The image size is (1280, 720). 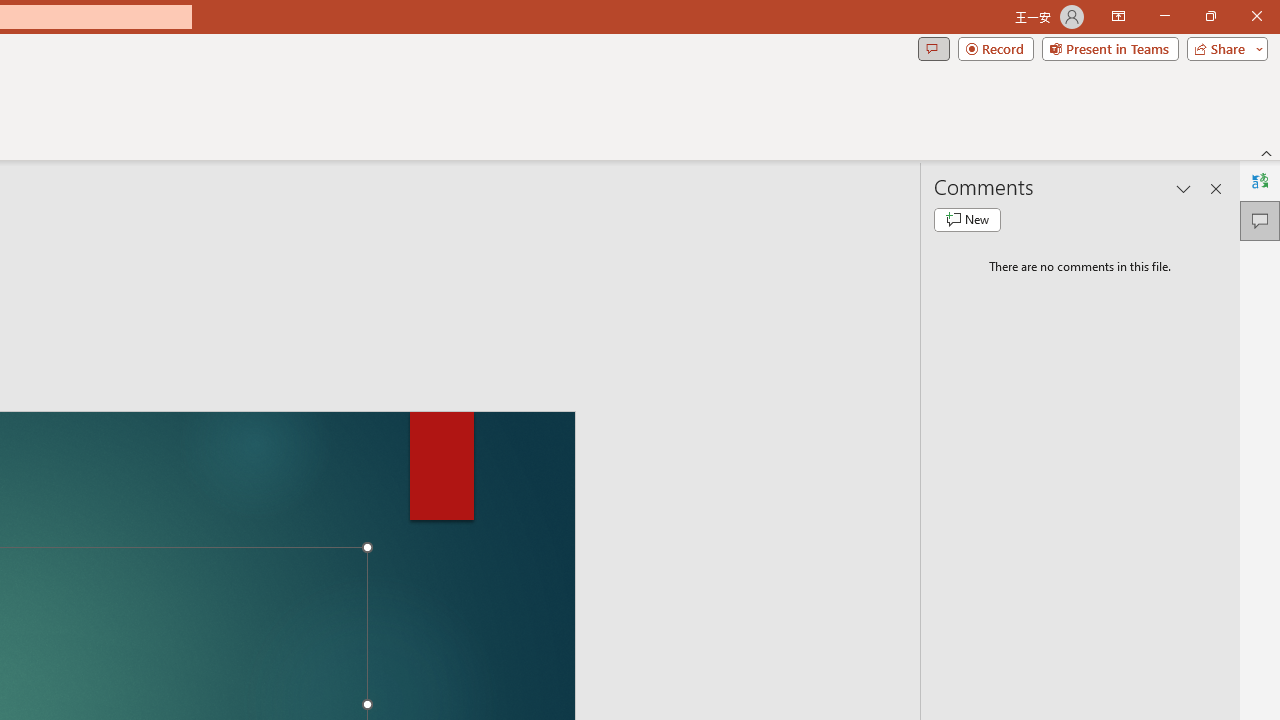 I want to click on 'New comment', so click(x=967, y=219).